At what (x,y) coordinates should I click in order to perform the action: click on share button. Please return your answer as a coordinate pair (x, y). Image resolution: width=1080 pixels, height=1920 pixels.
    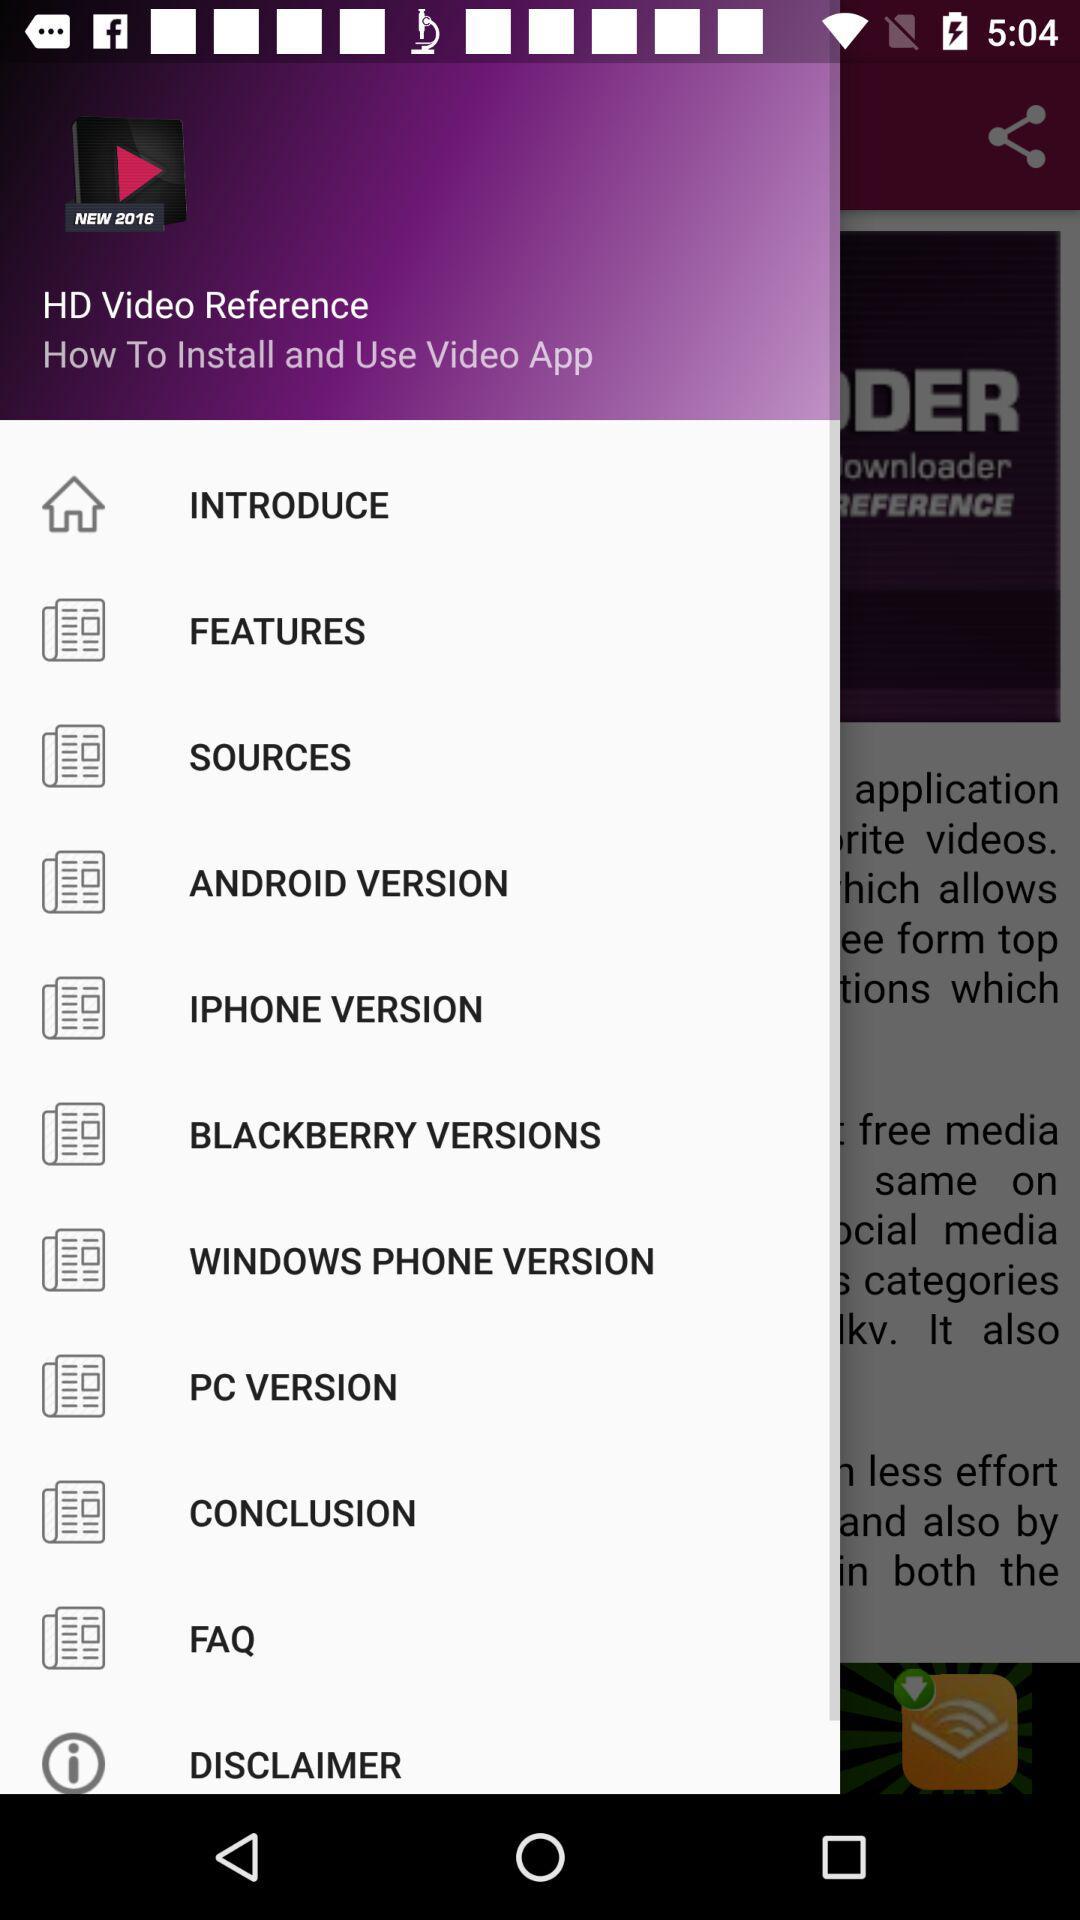
    Looking at the image, I should click on (1017, 136).